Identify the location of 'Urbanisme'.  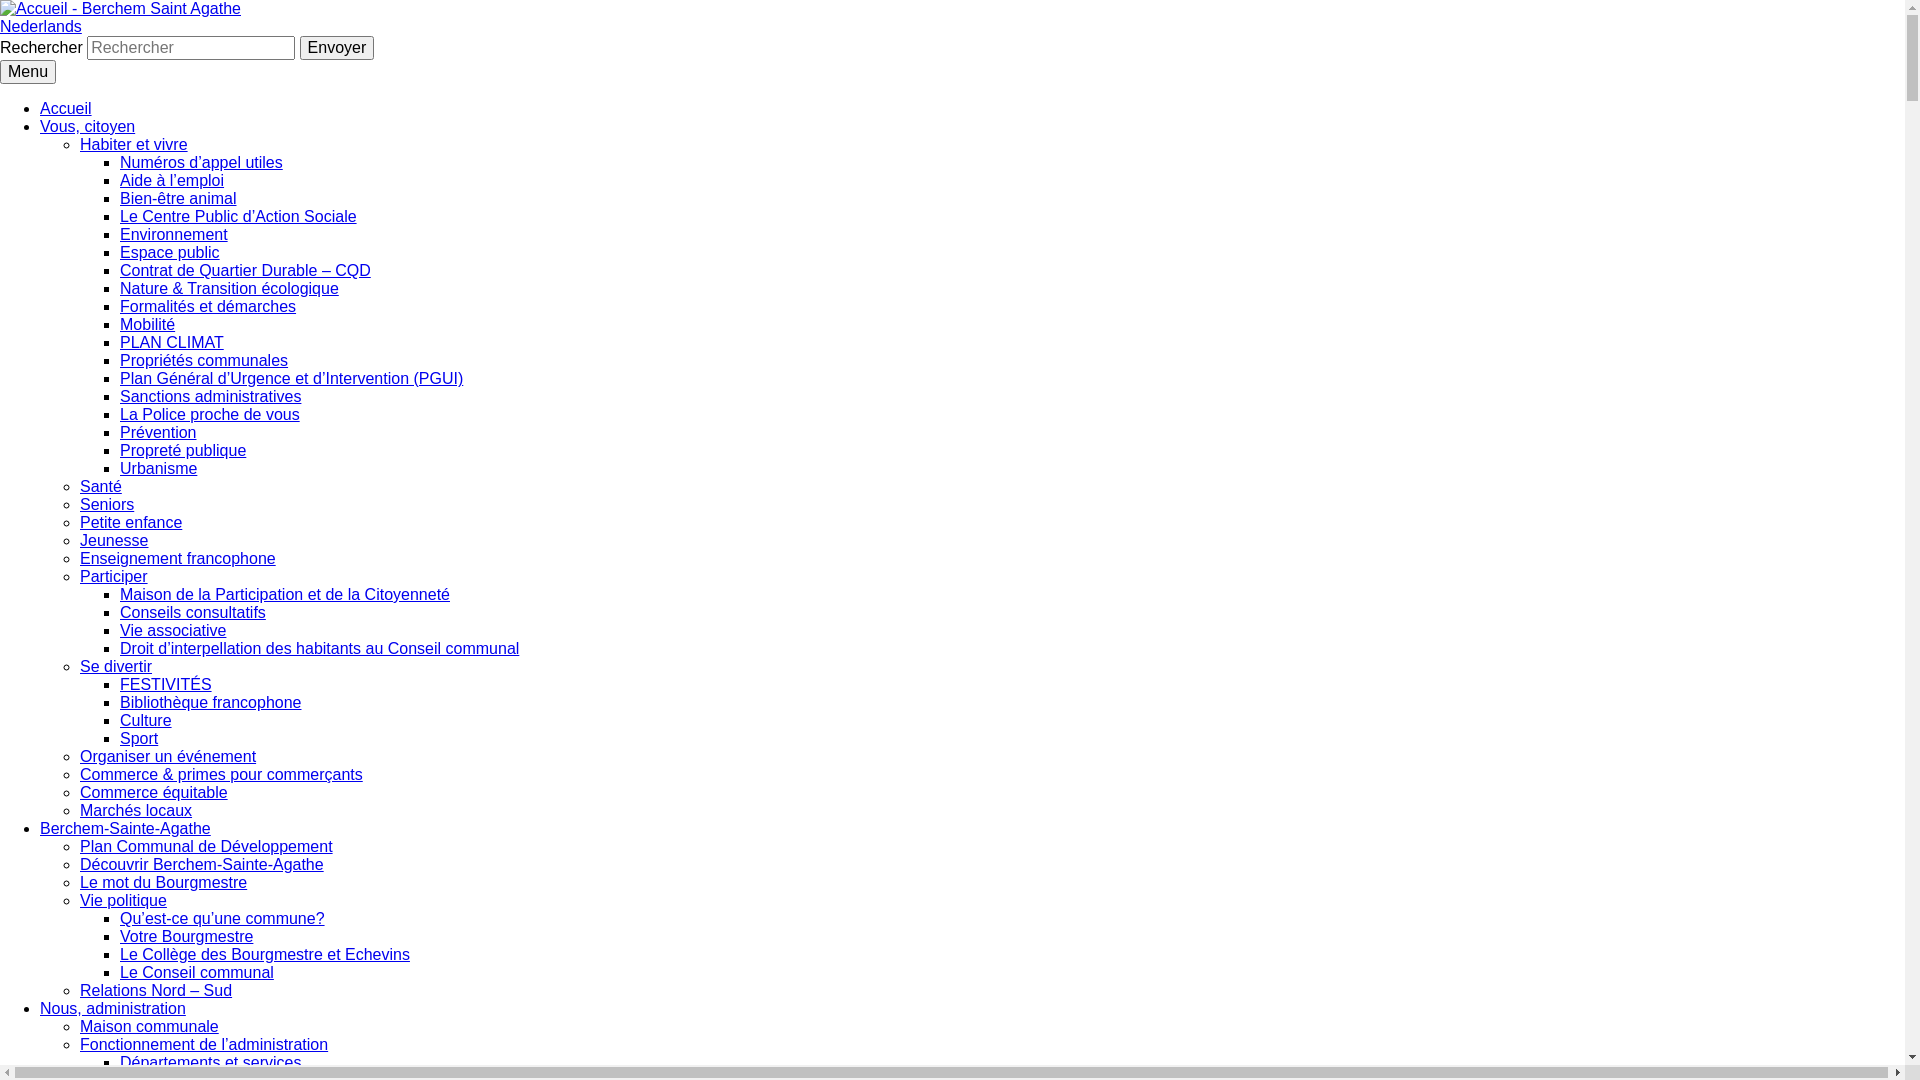
(157, 468).